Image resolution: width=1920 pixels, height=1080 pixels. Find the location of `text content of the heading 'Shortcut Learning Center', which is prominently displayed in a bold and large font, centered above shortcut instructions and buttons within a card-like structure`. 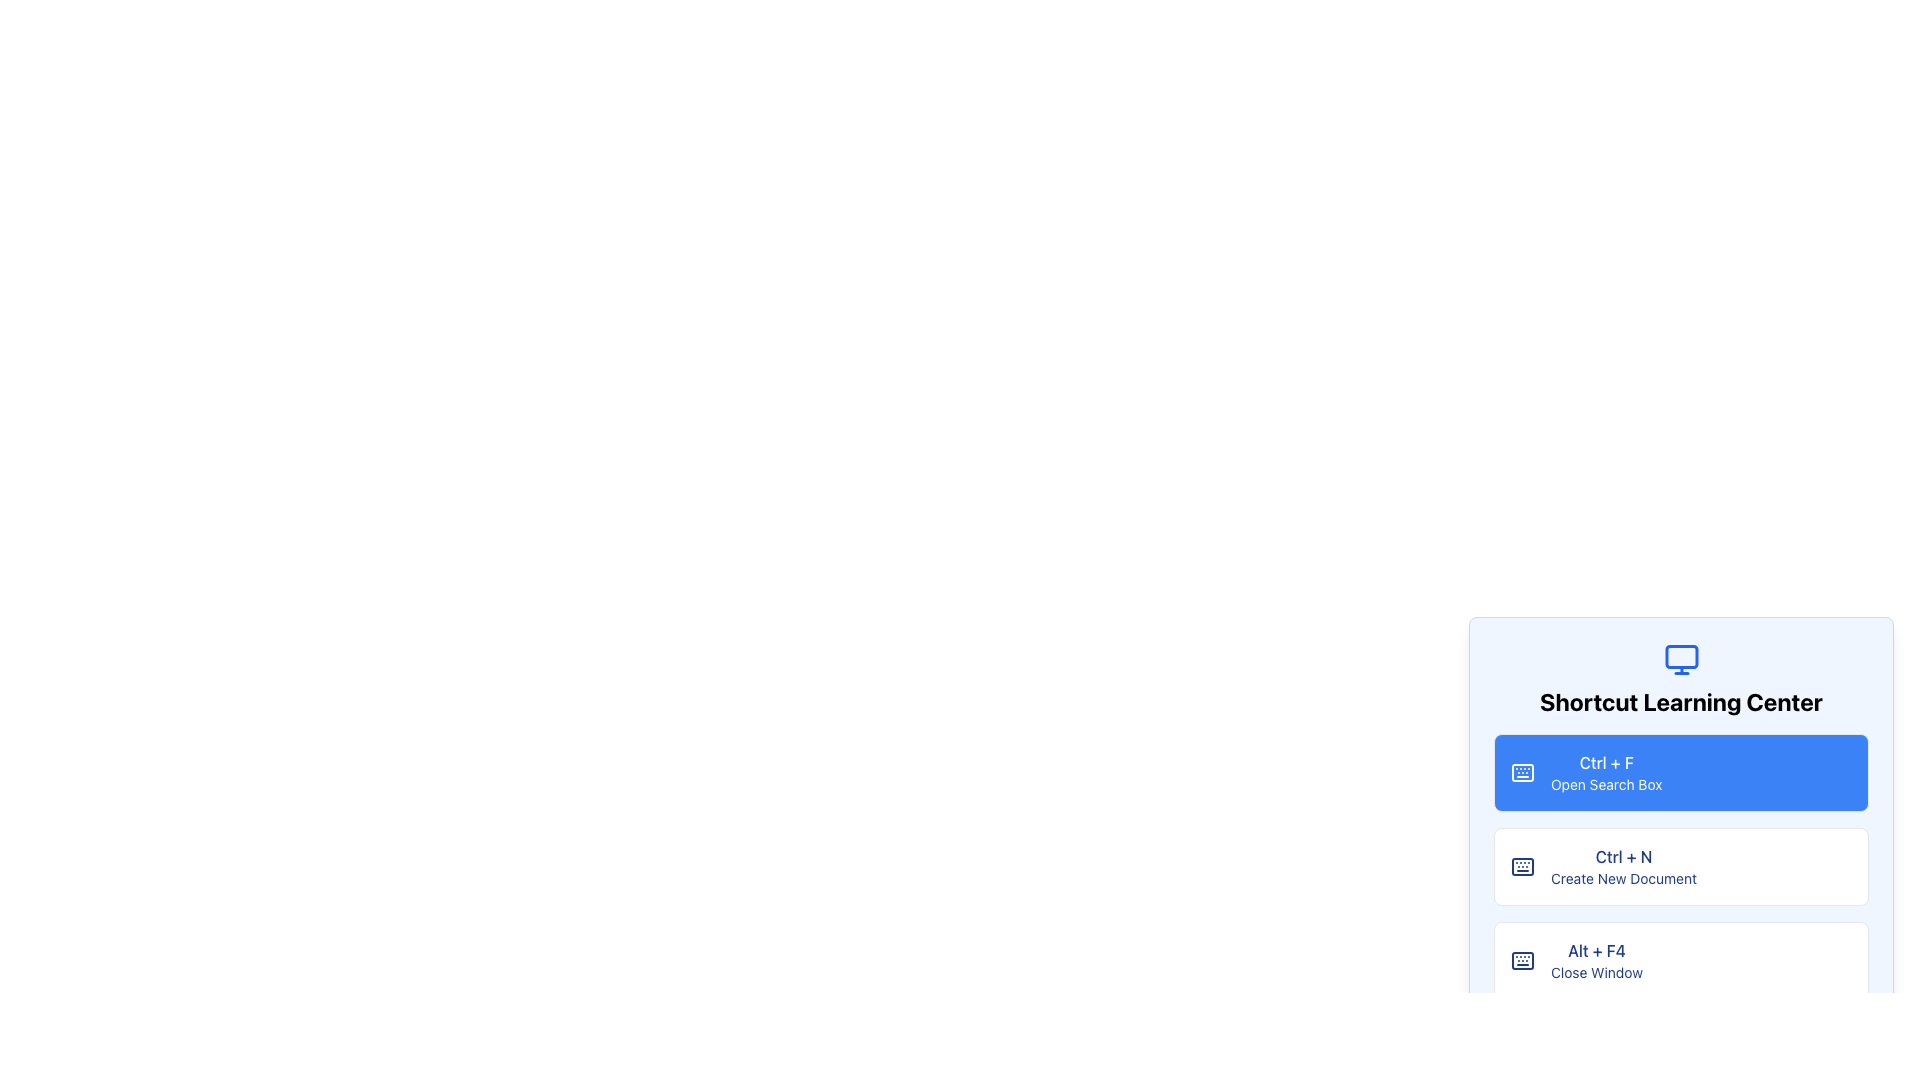

text content of the heading 'Shortcut Learning Center', which is prominently displayed in a bold and large font, centered above shortcut instructions and buttons within a card-like structure is located at coordinates (1680, 678).